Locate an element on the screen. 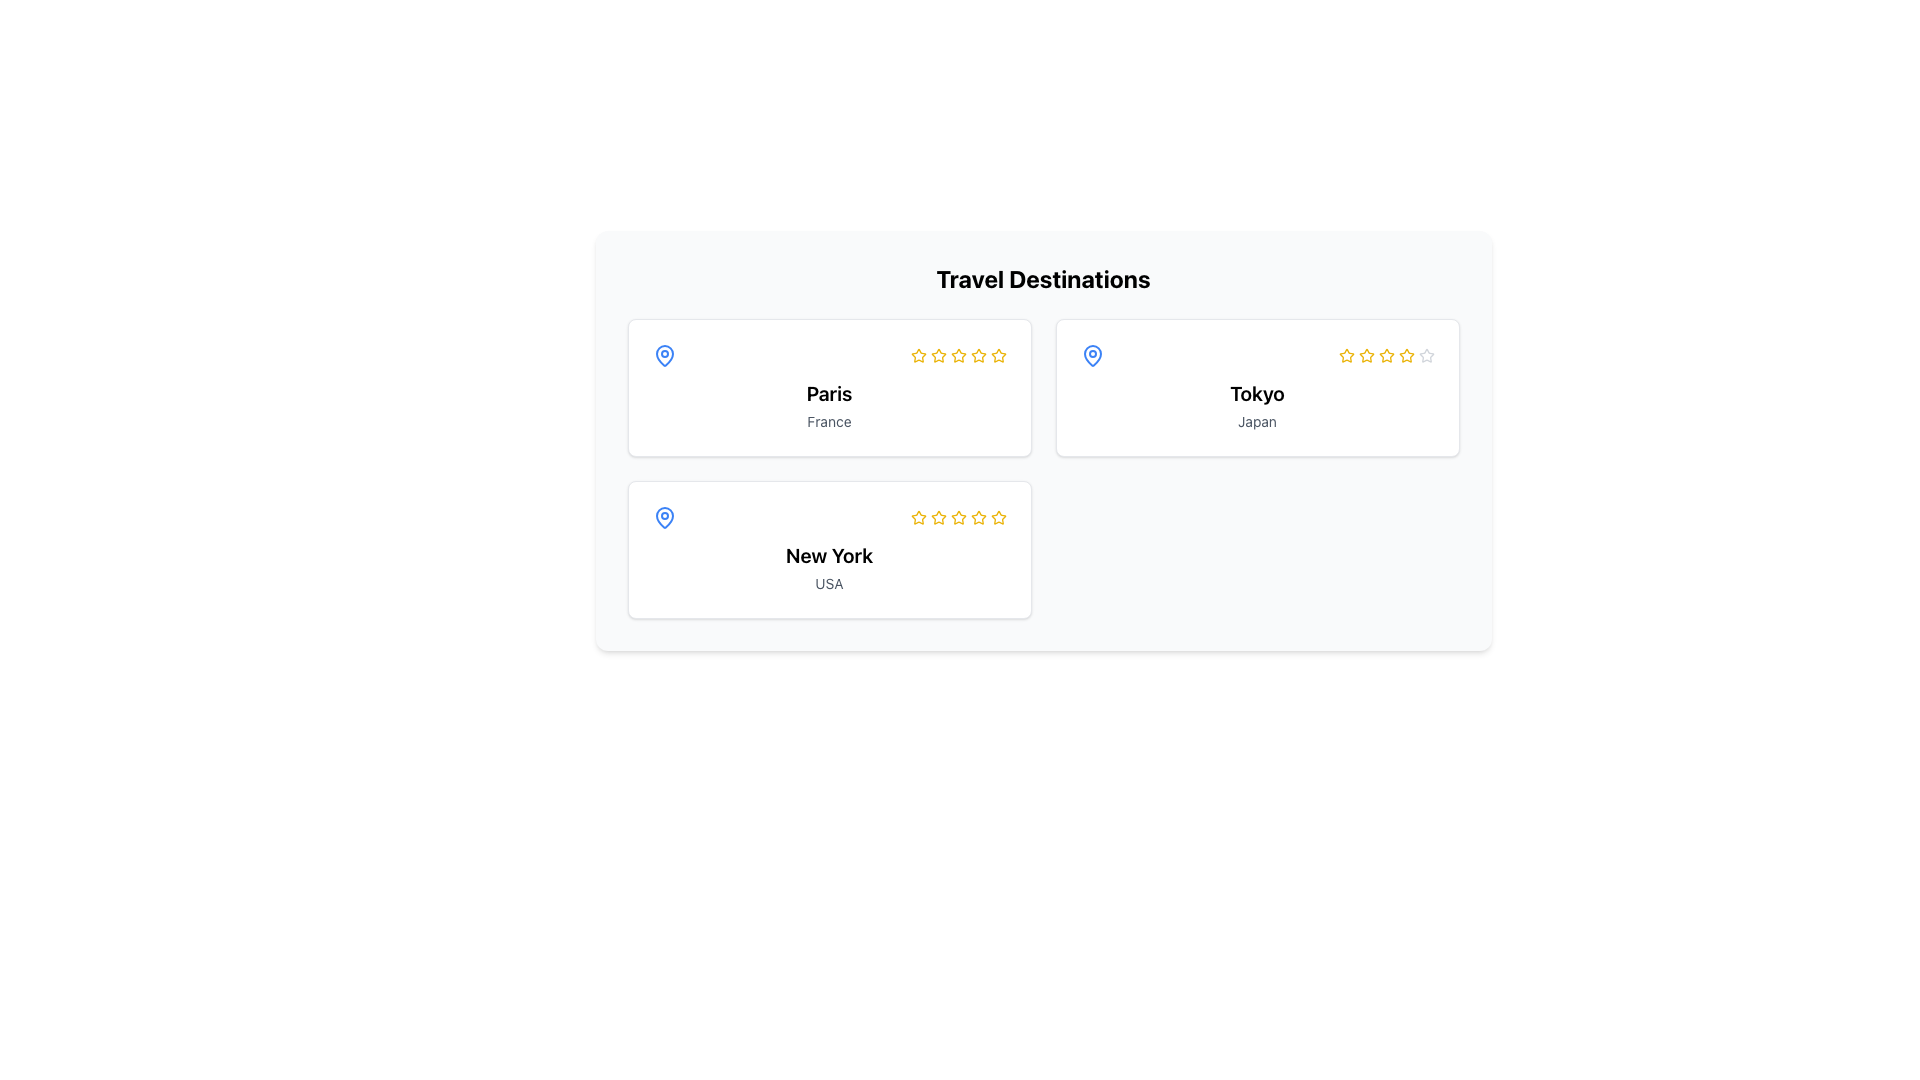 Image resolution: width=1920 pixels, height=1080 pixels. the third star in the rating section for New York, which is a yellow outlined star among a group of five stars is located at coordinates (937, 516).